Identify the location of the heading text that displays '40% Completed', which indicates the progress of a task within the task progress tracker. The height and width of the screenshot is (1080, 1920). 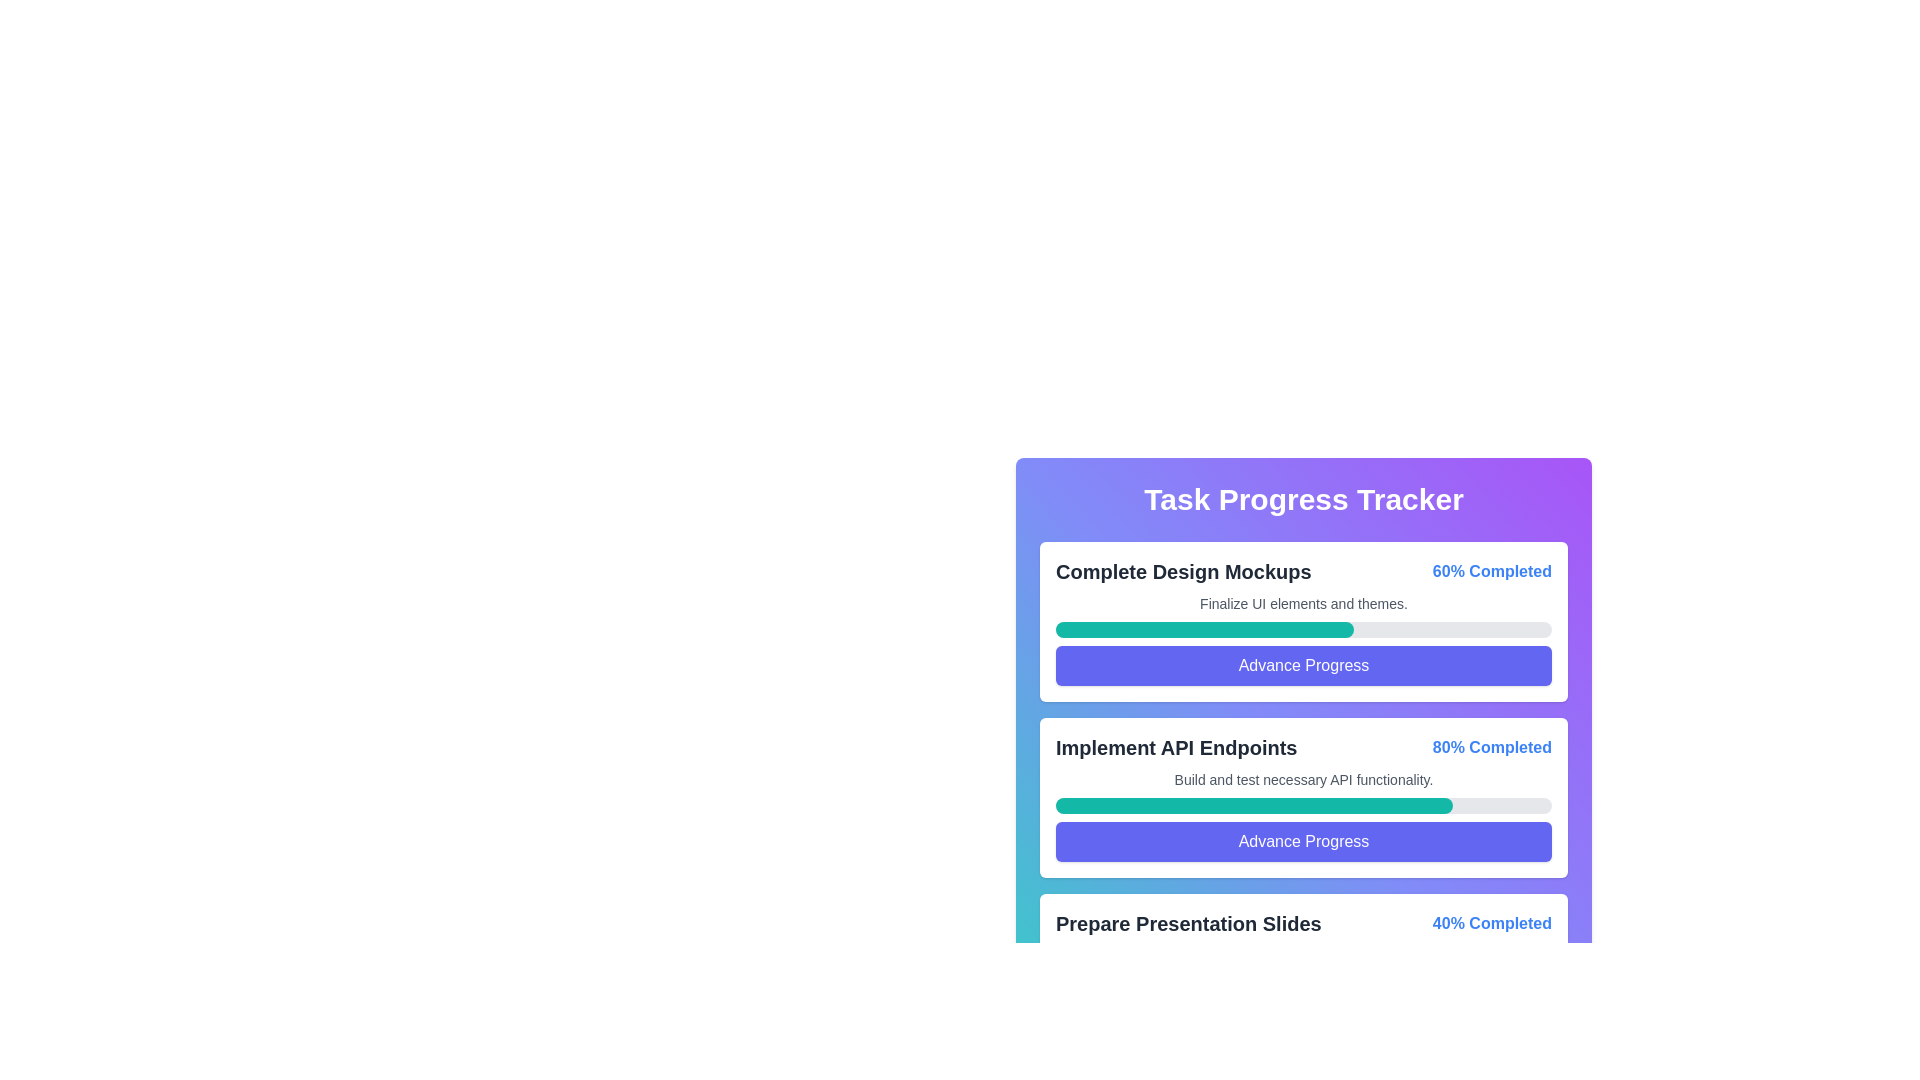
(1188, 924).